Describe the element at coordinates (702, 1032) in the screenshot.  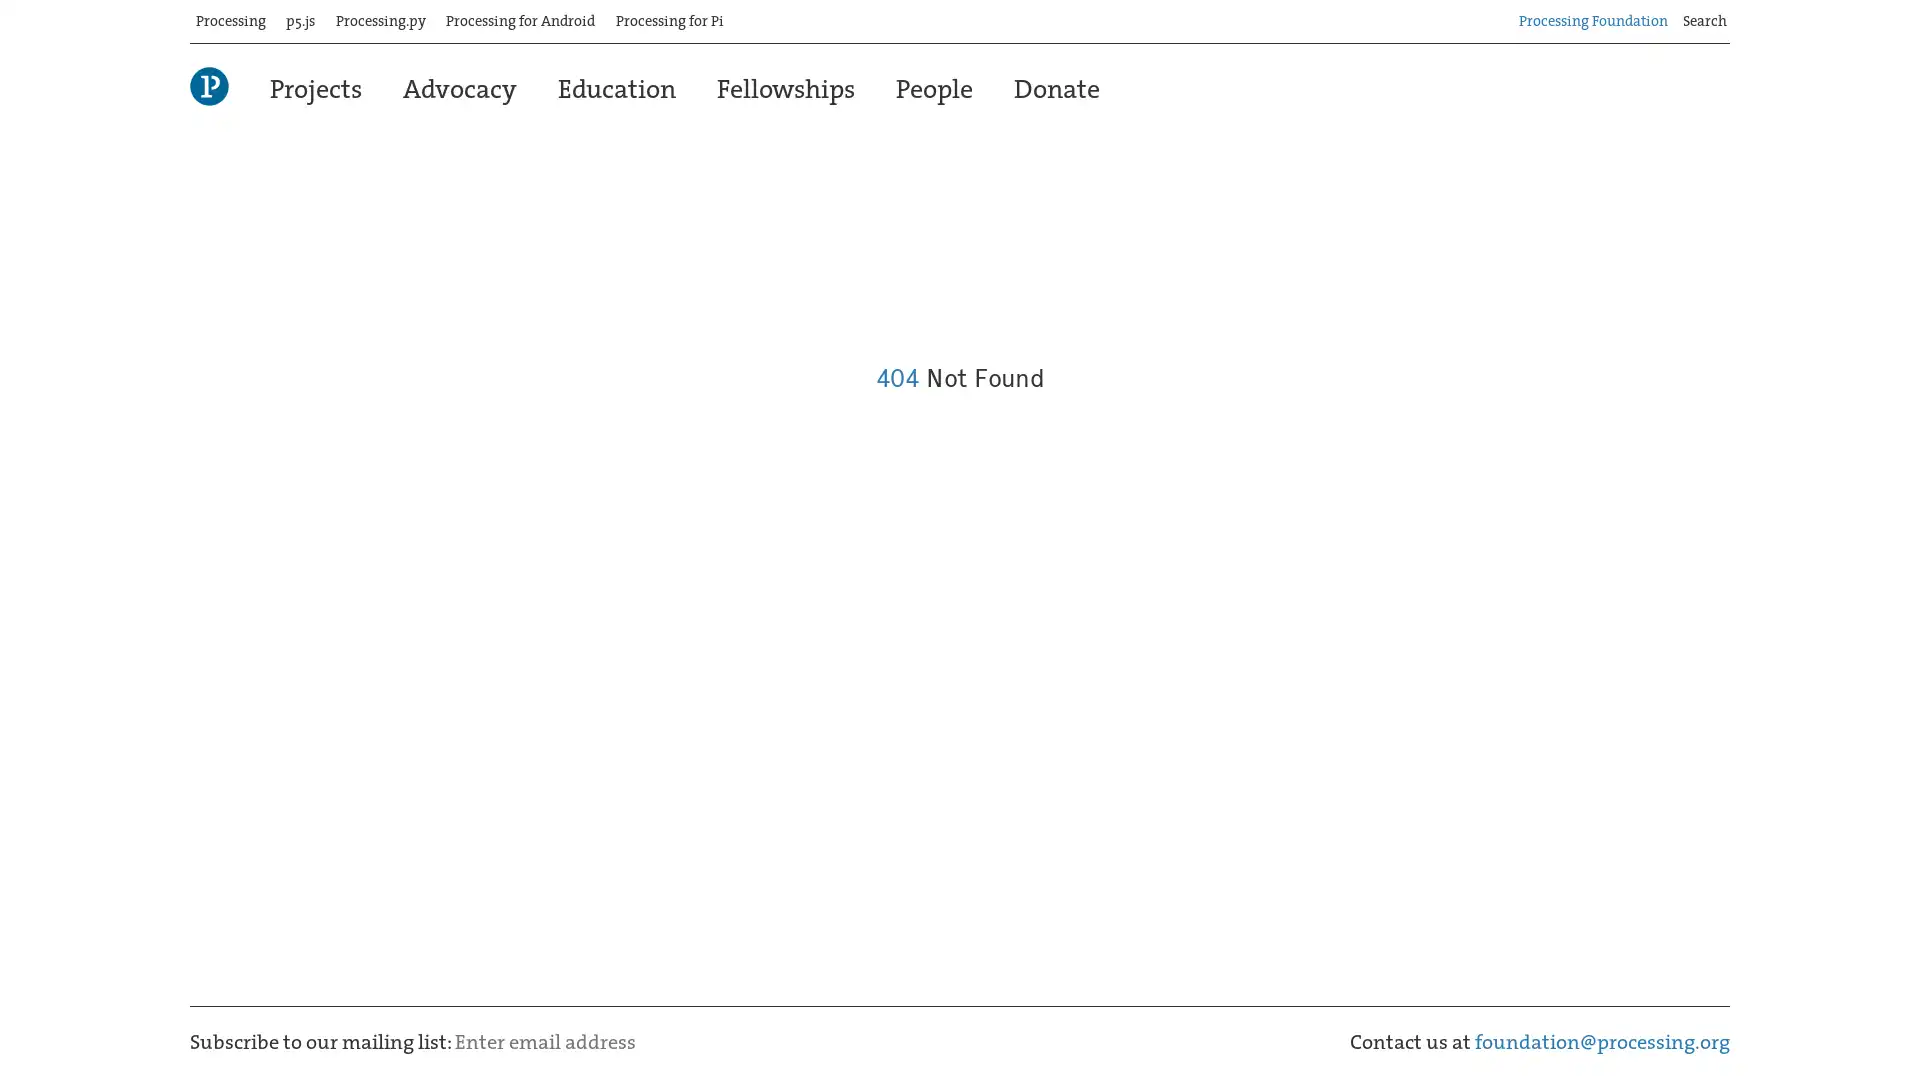
I see `Submit` at that location.